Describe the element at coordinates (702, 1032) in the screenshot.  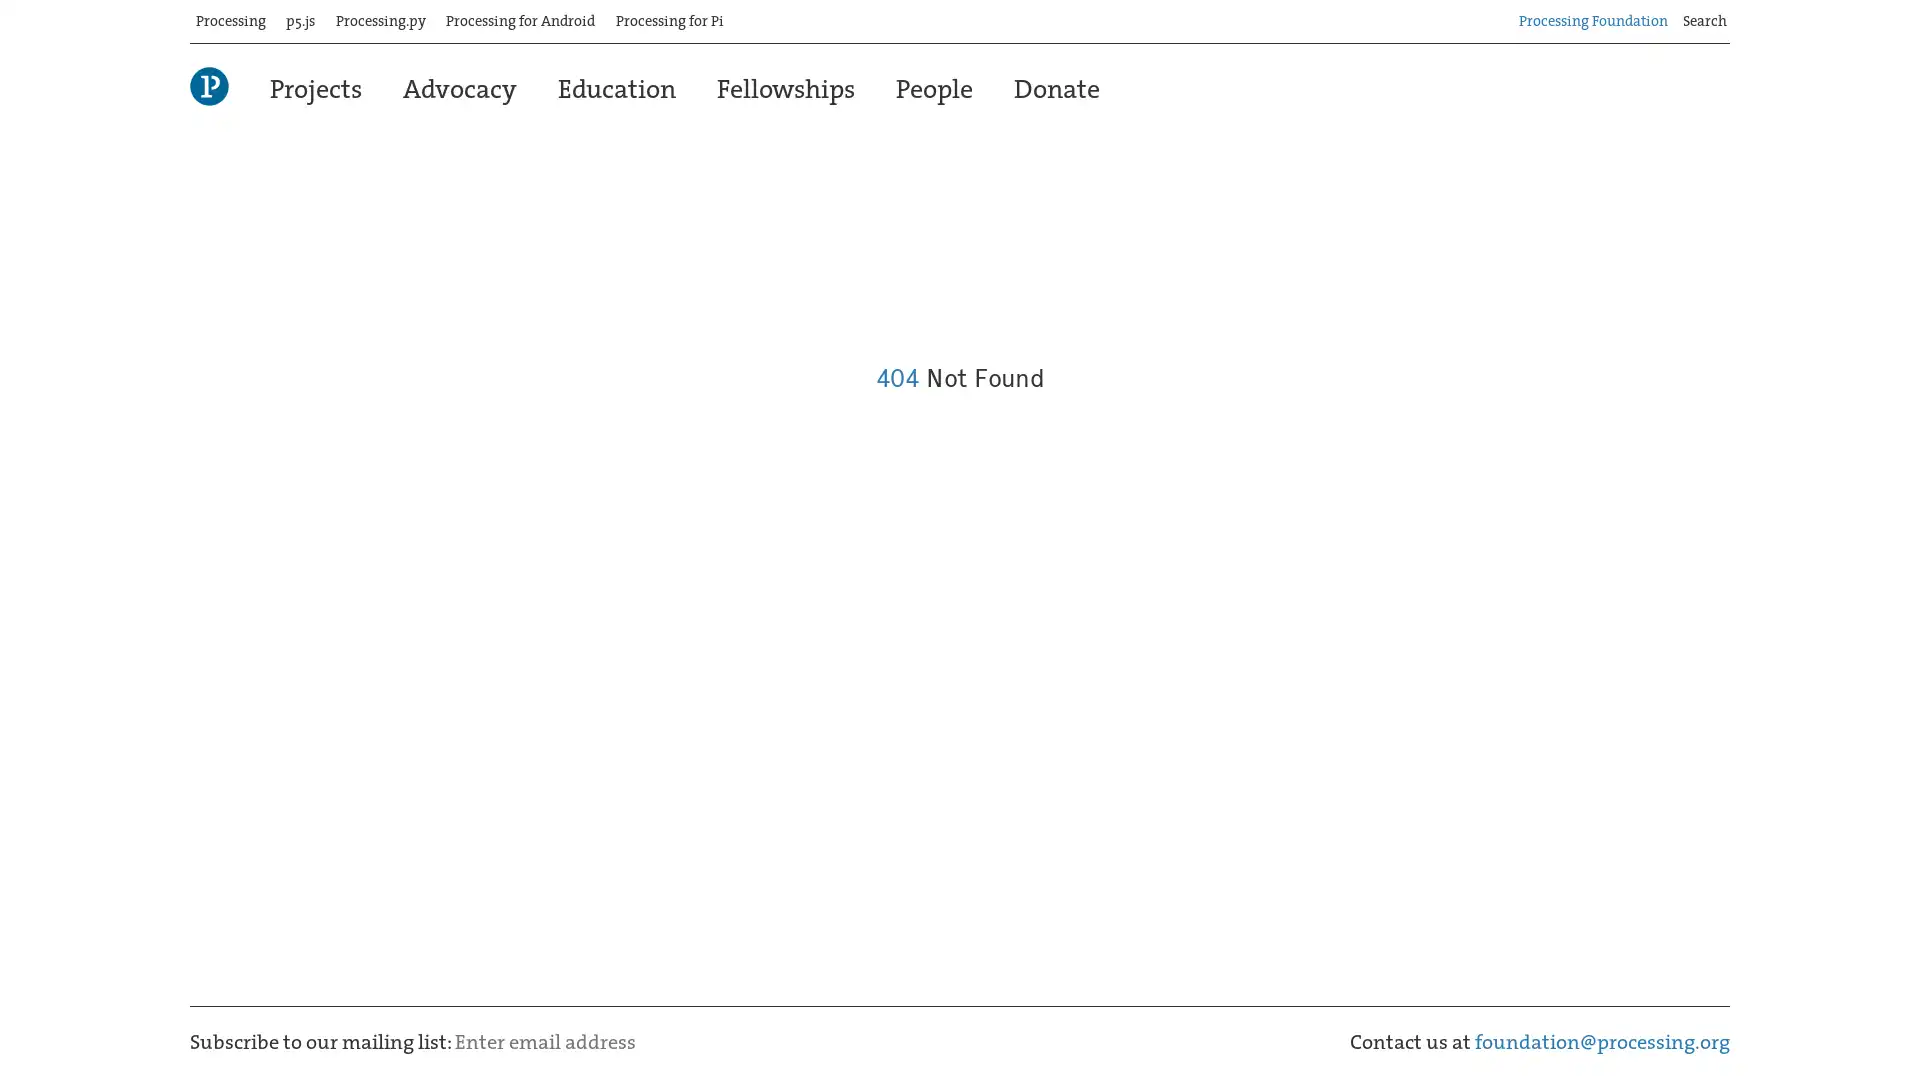
I see `Submit` at that location.